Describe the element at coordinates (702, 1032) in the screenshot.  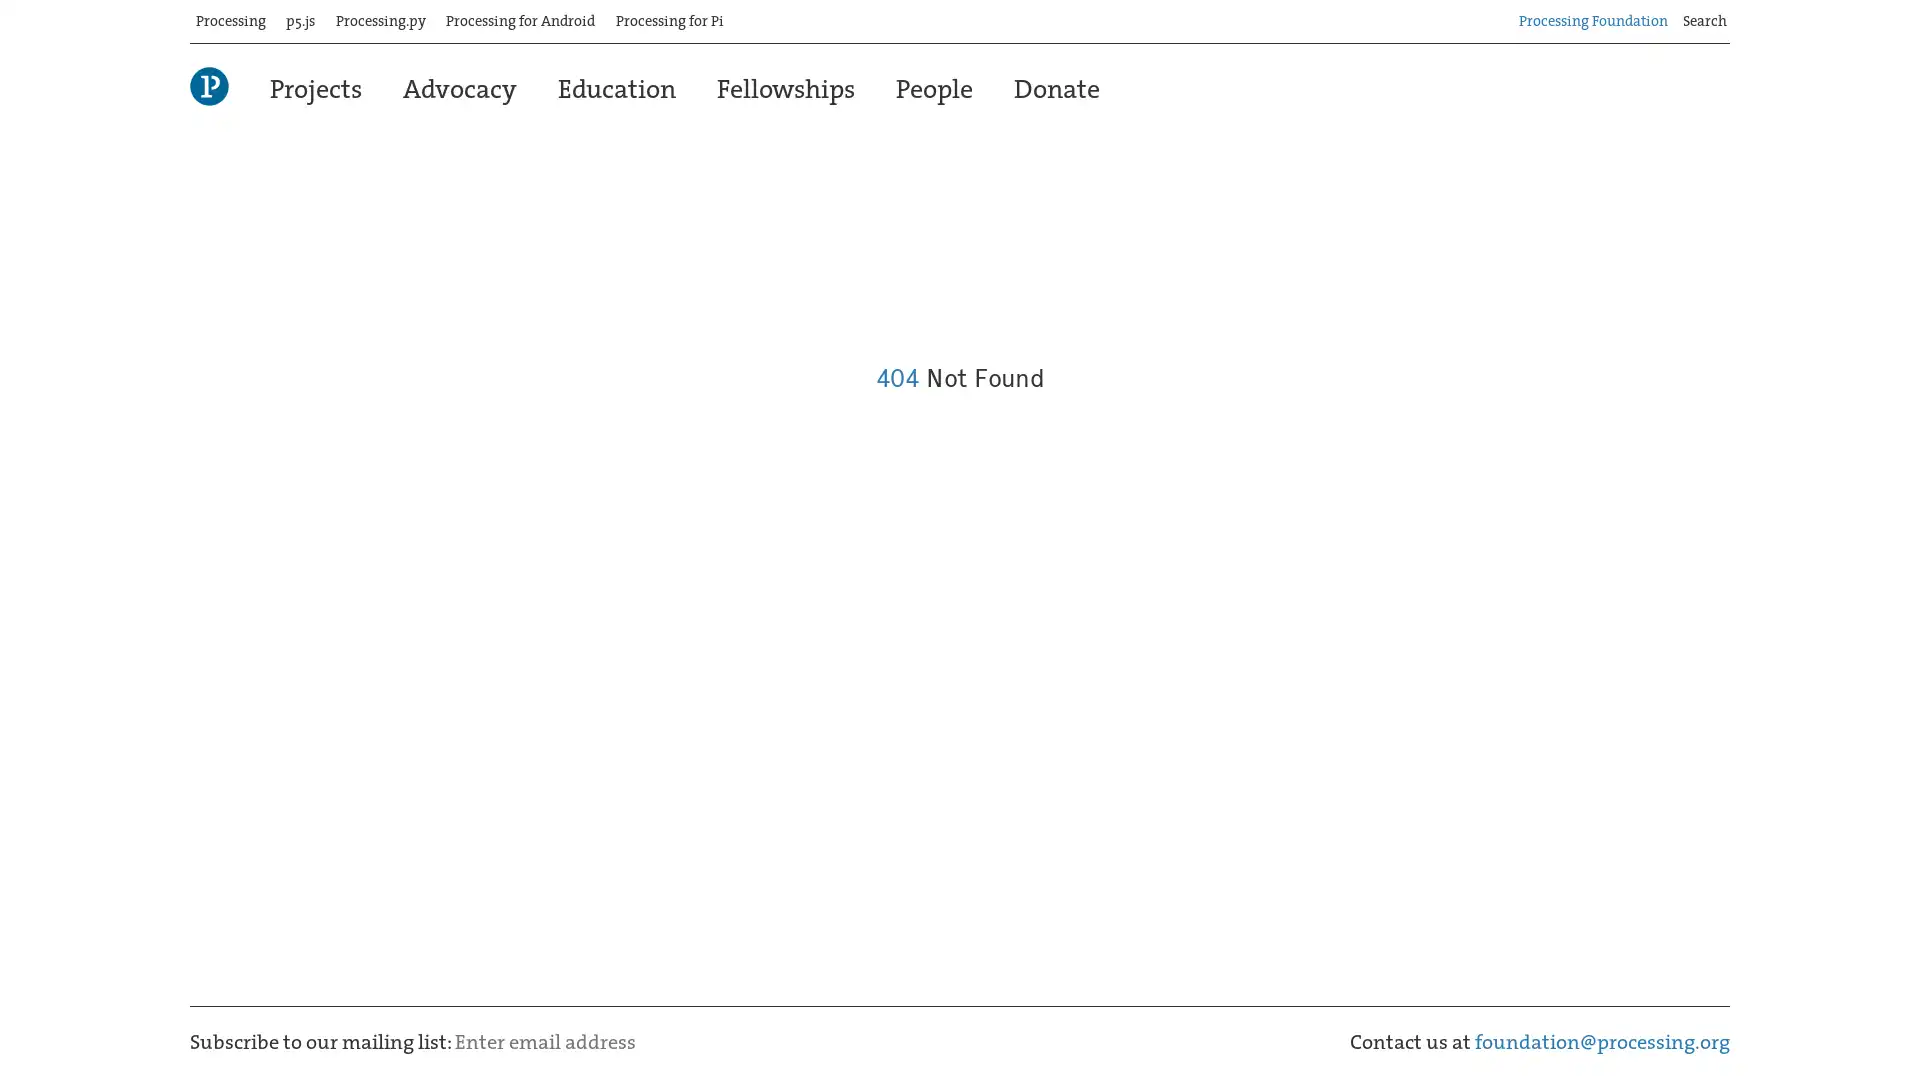
I see `Submit` at that location.